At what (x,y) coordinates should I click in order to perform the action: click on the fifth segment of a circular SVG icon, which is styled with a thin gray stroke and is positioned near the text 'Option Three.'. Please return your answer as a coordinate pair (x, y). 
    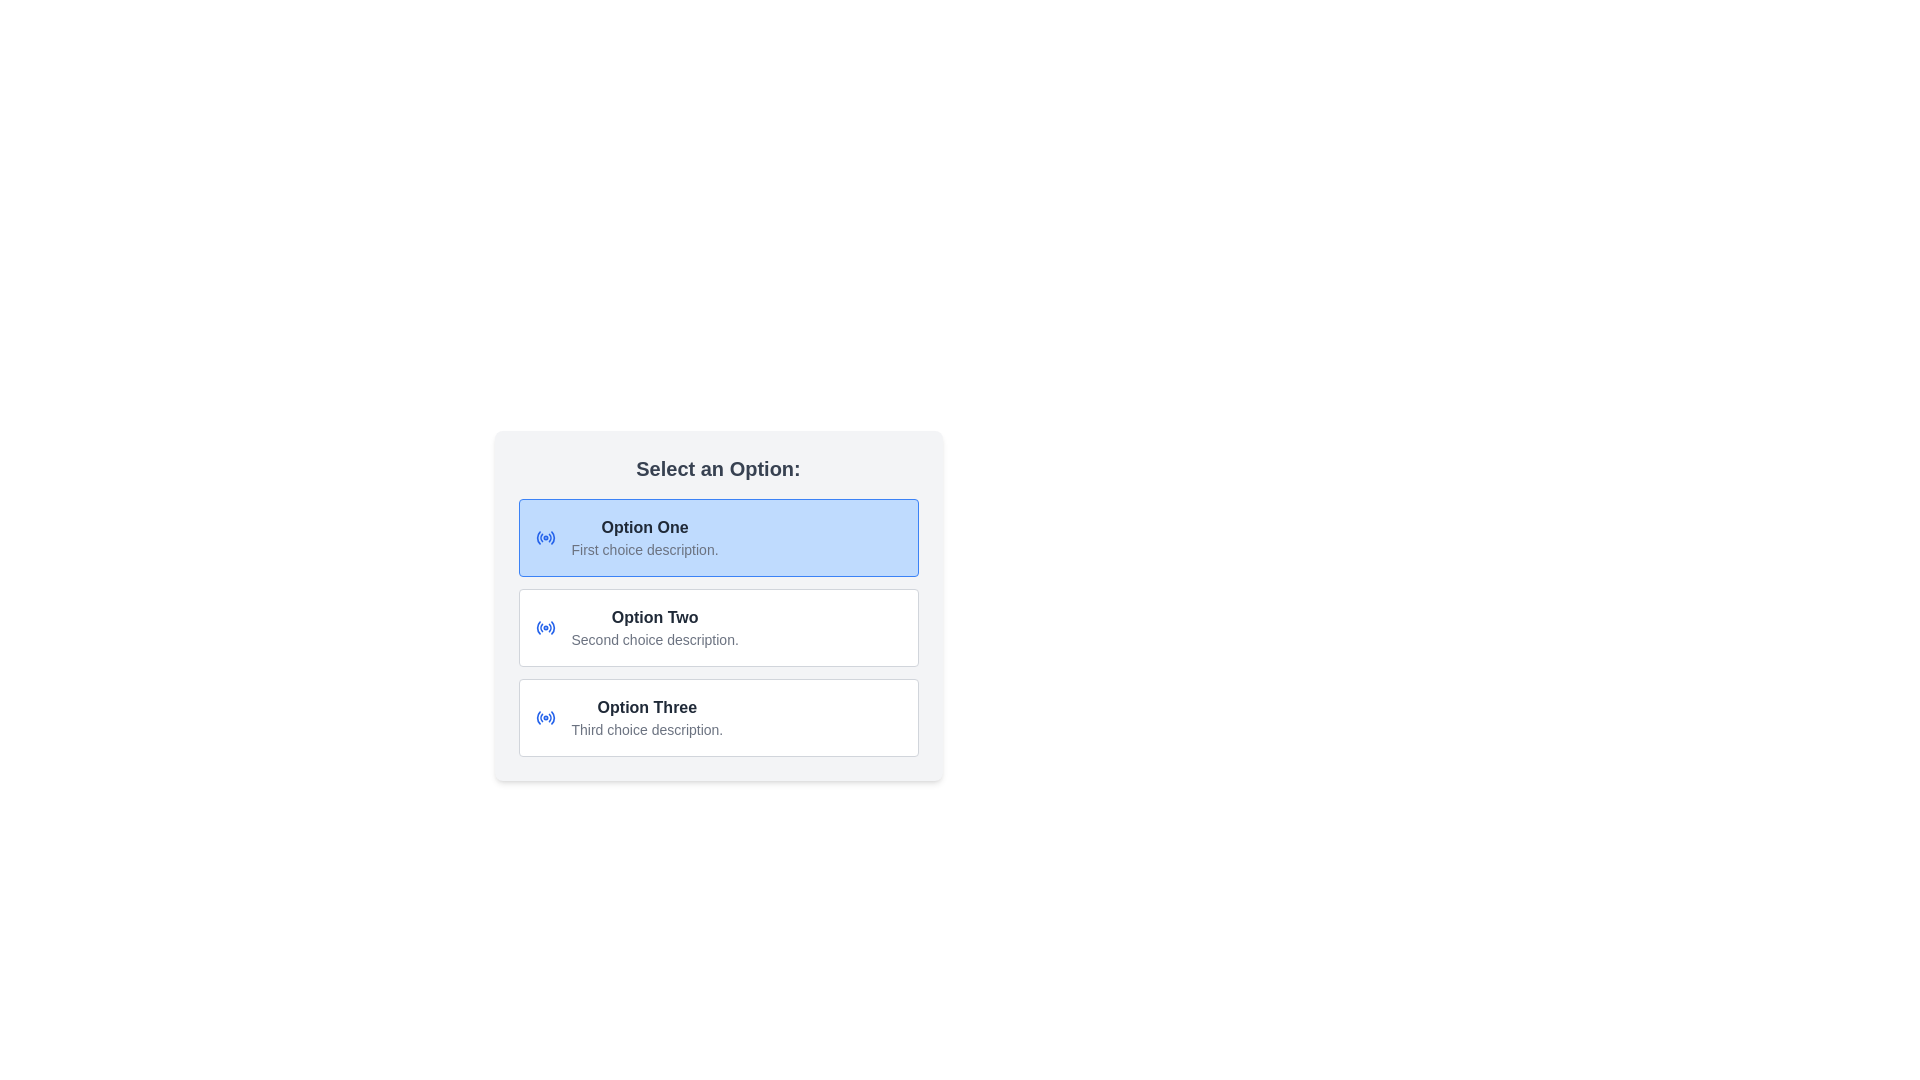
    Looking at the image, I should click on (552, 716).